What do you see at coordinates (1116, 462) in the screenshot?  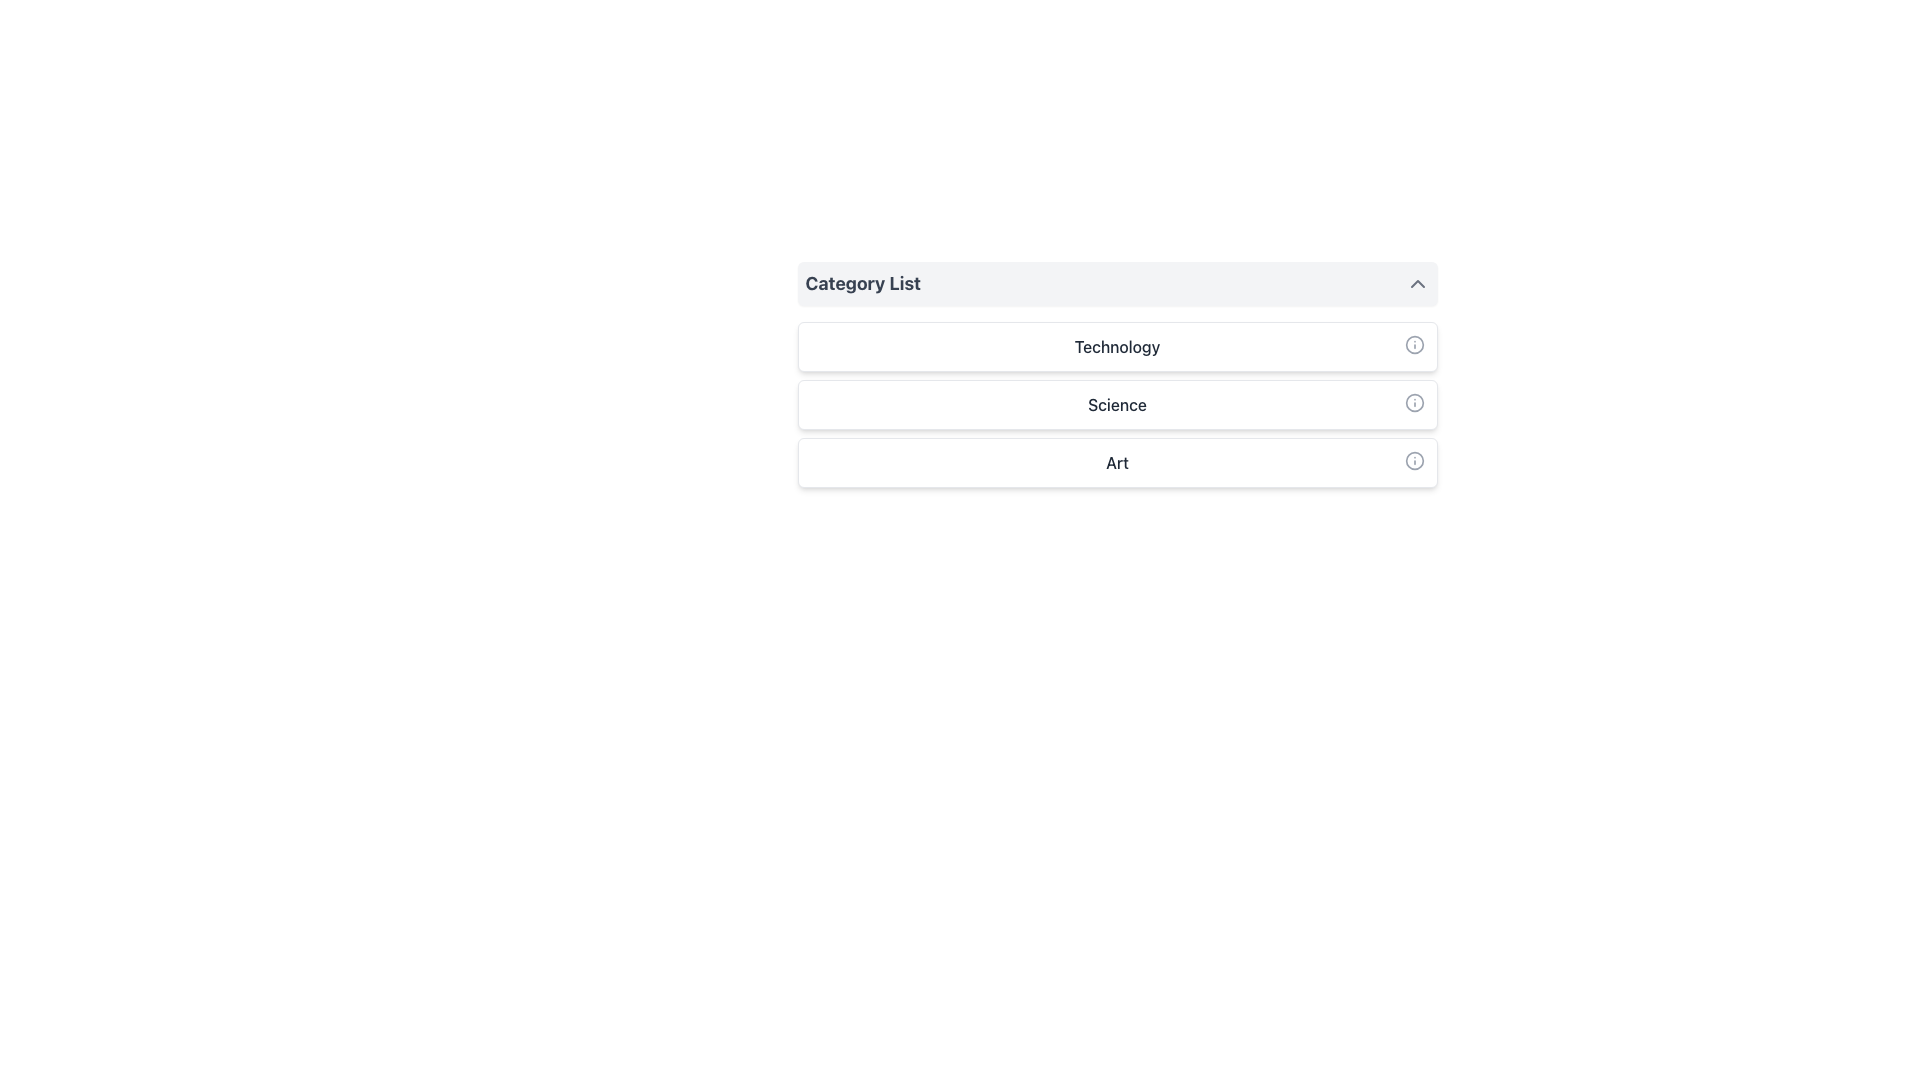 I see `the 'Art' category text label` at bounding box center [1116, 462].